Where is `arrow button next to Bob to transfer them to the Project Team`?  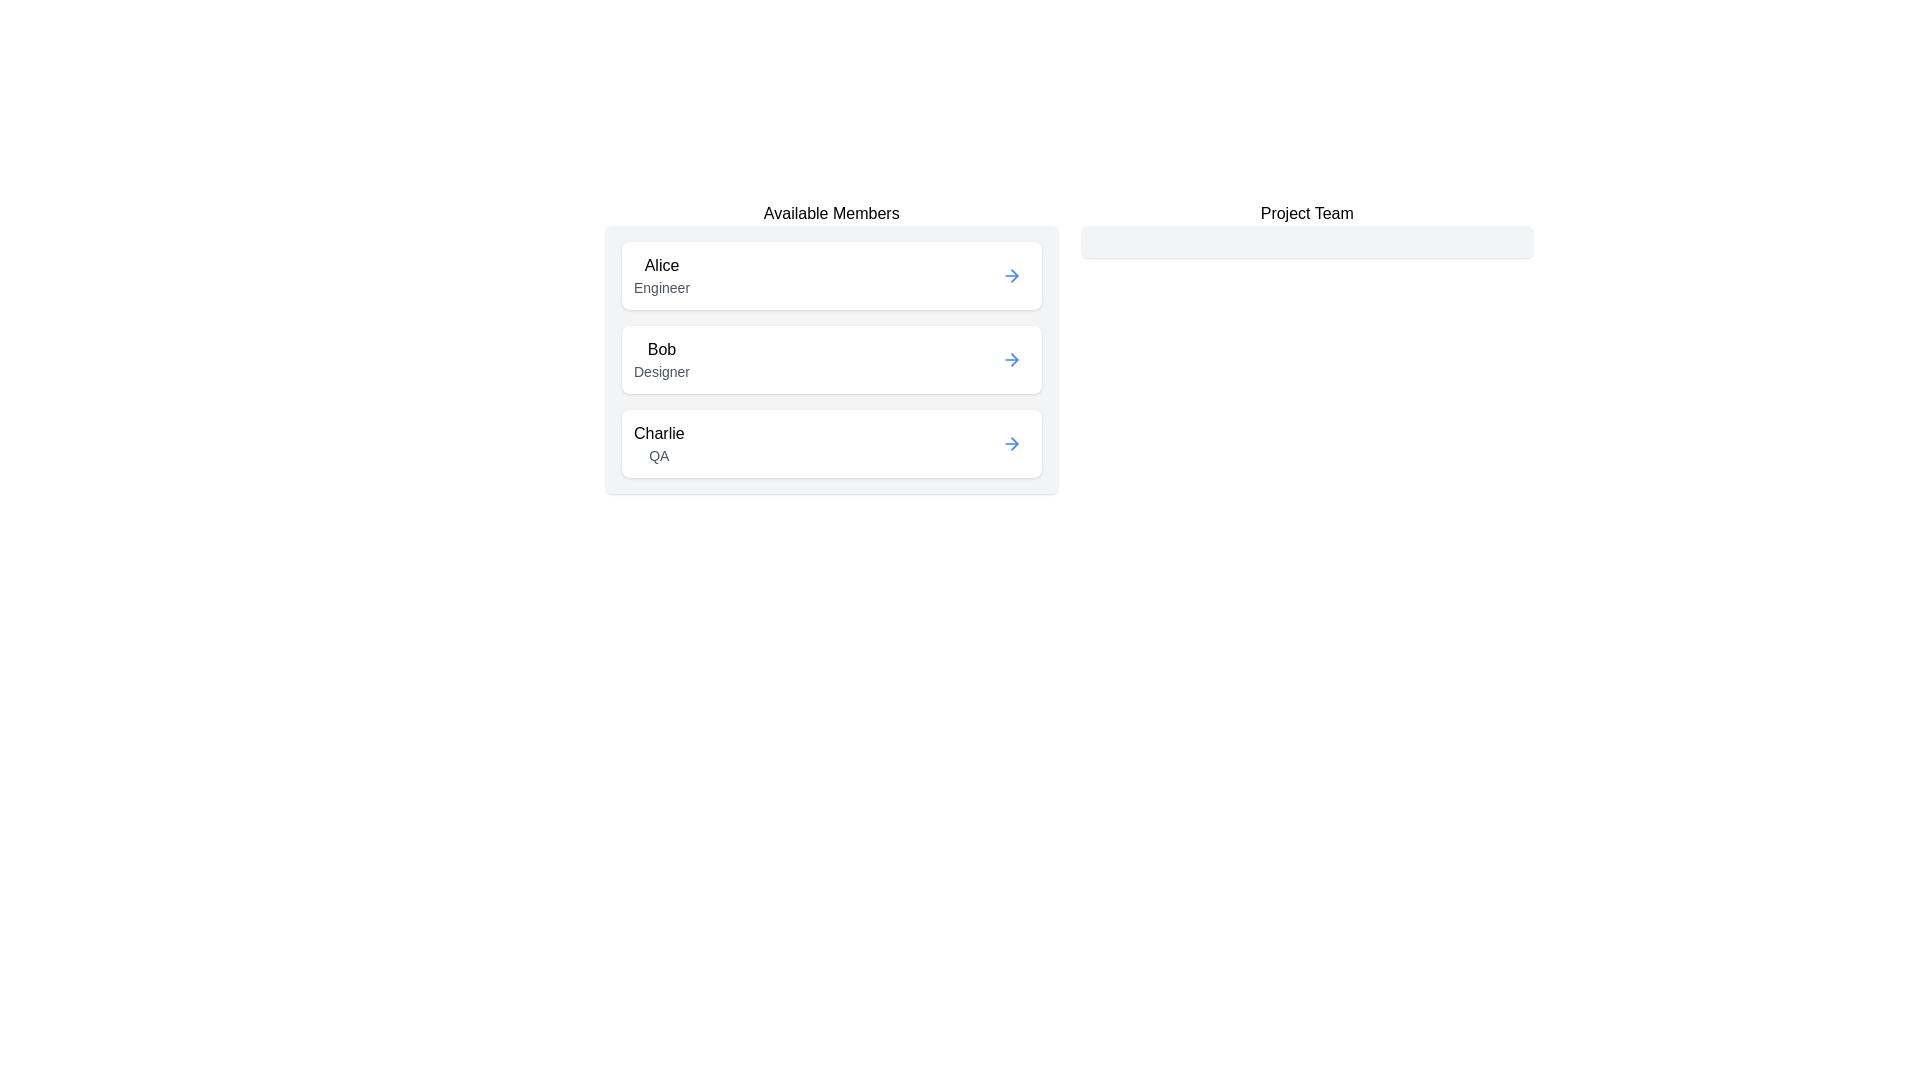 arrow button next to Bob to transfer them to the Project Team is located at coordinates (1011, 358).